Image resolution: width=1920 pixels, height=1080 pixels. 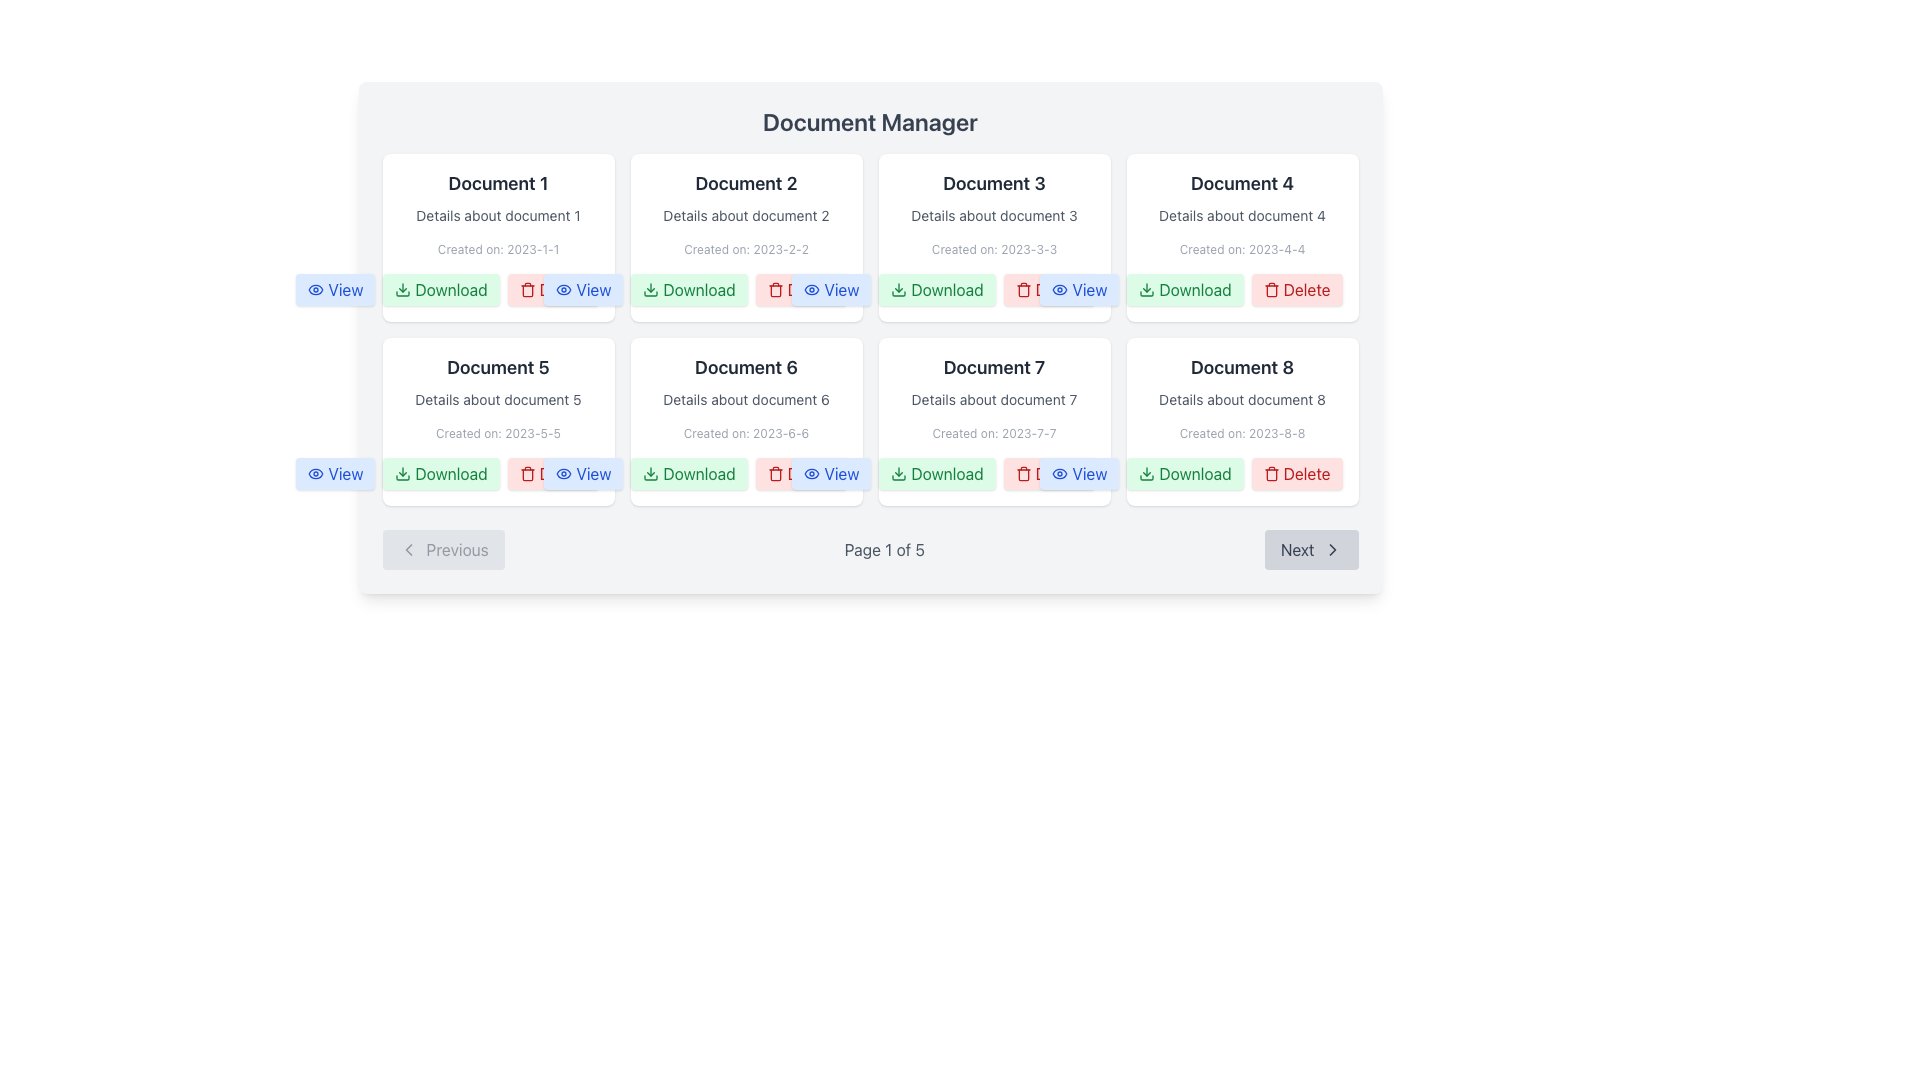 What do you see at coordinates (745, 400) in the screenshot?
I see `supplementary information text label for 'Document 6', which is positioned below the header and above the creation date` at bounding box center [745, 400].